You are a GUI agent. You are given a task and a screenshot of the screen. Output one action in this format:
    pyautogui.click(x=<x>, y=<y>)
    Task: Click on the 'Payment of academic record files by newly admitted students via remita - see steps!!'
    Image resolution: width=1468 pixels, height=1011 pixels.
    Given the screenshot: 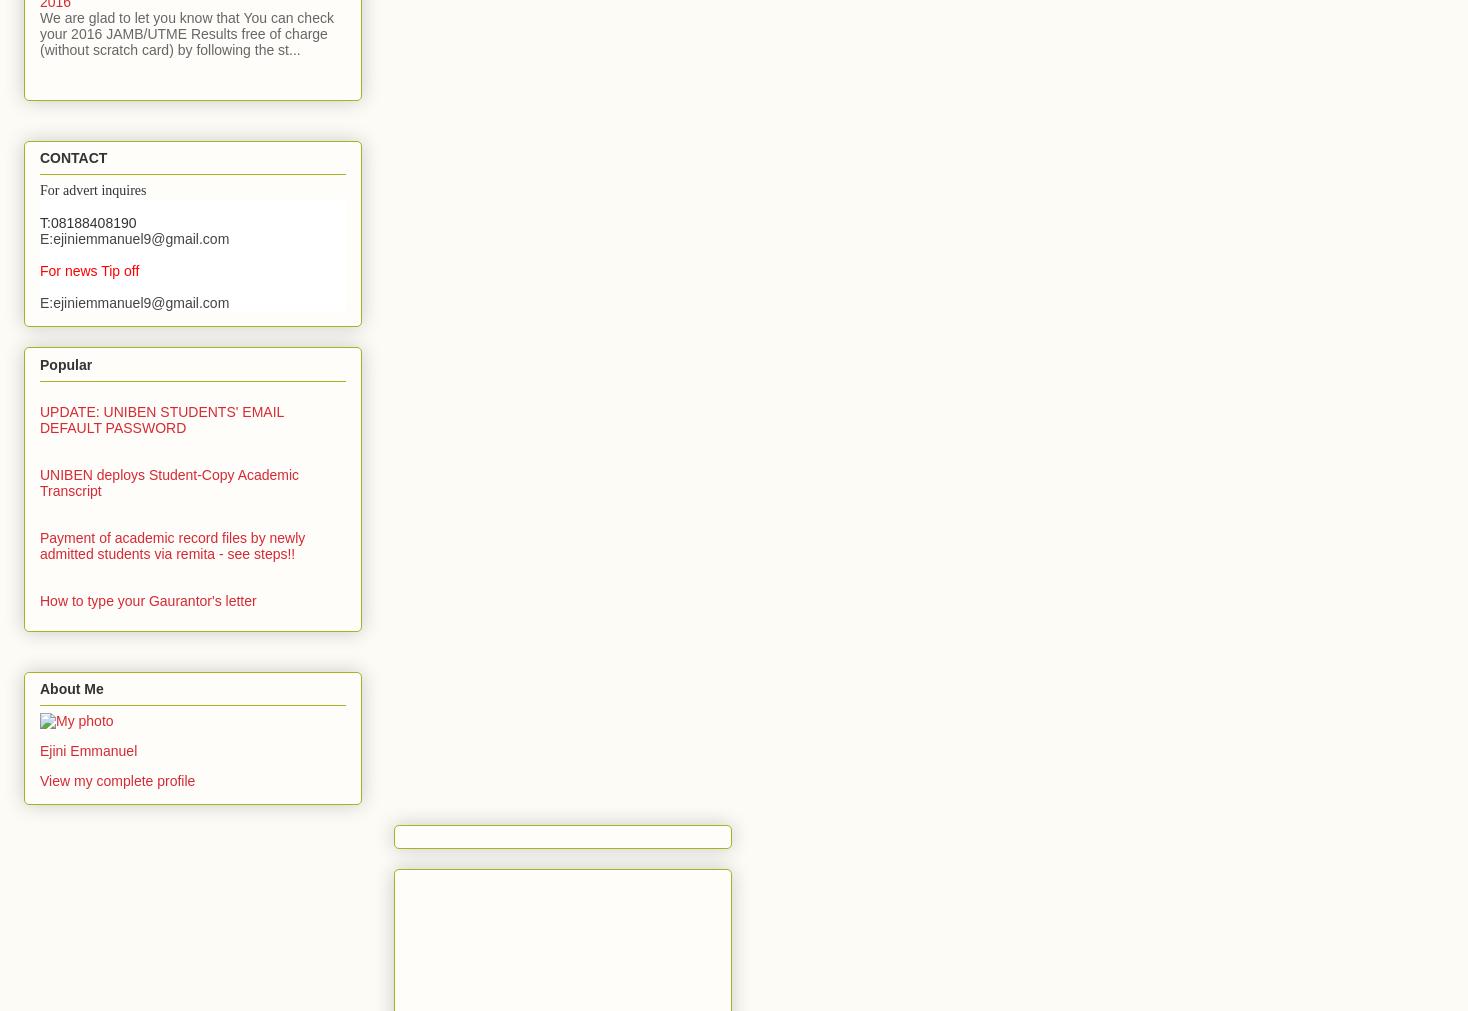 What is the action you would take?
    pyautogui.click(x=171, y=545)
    